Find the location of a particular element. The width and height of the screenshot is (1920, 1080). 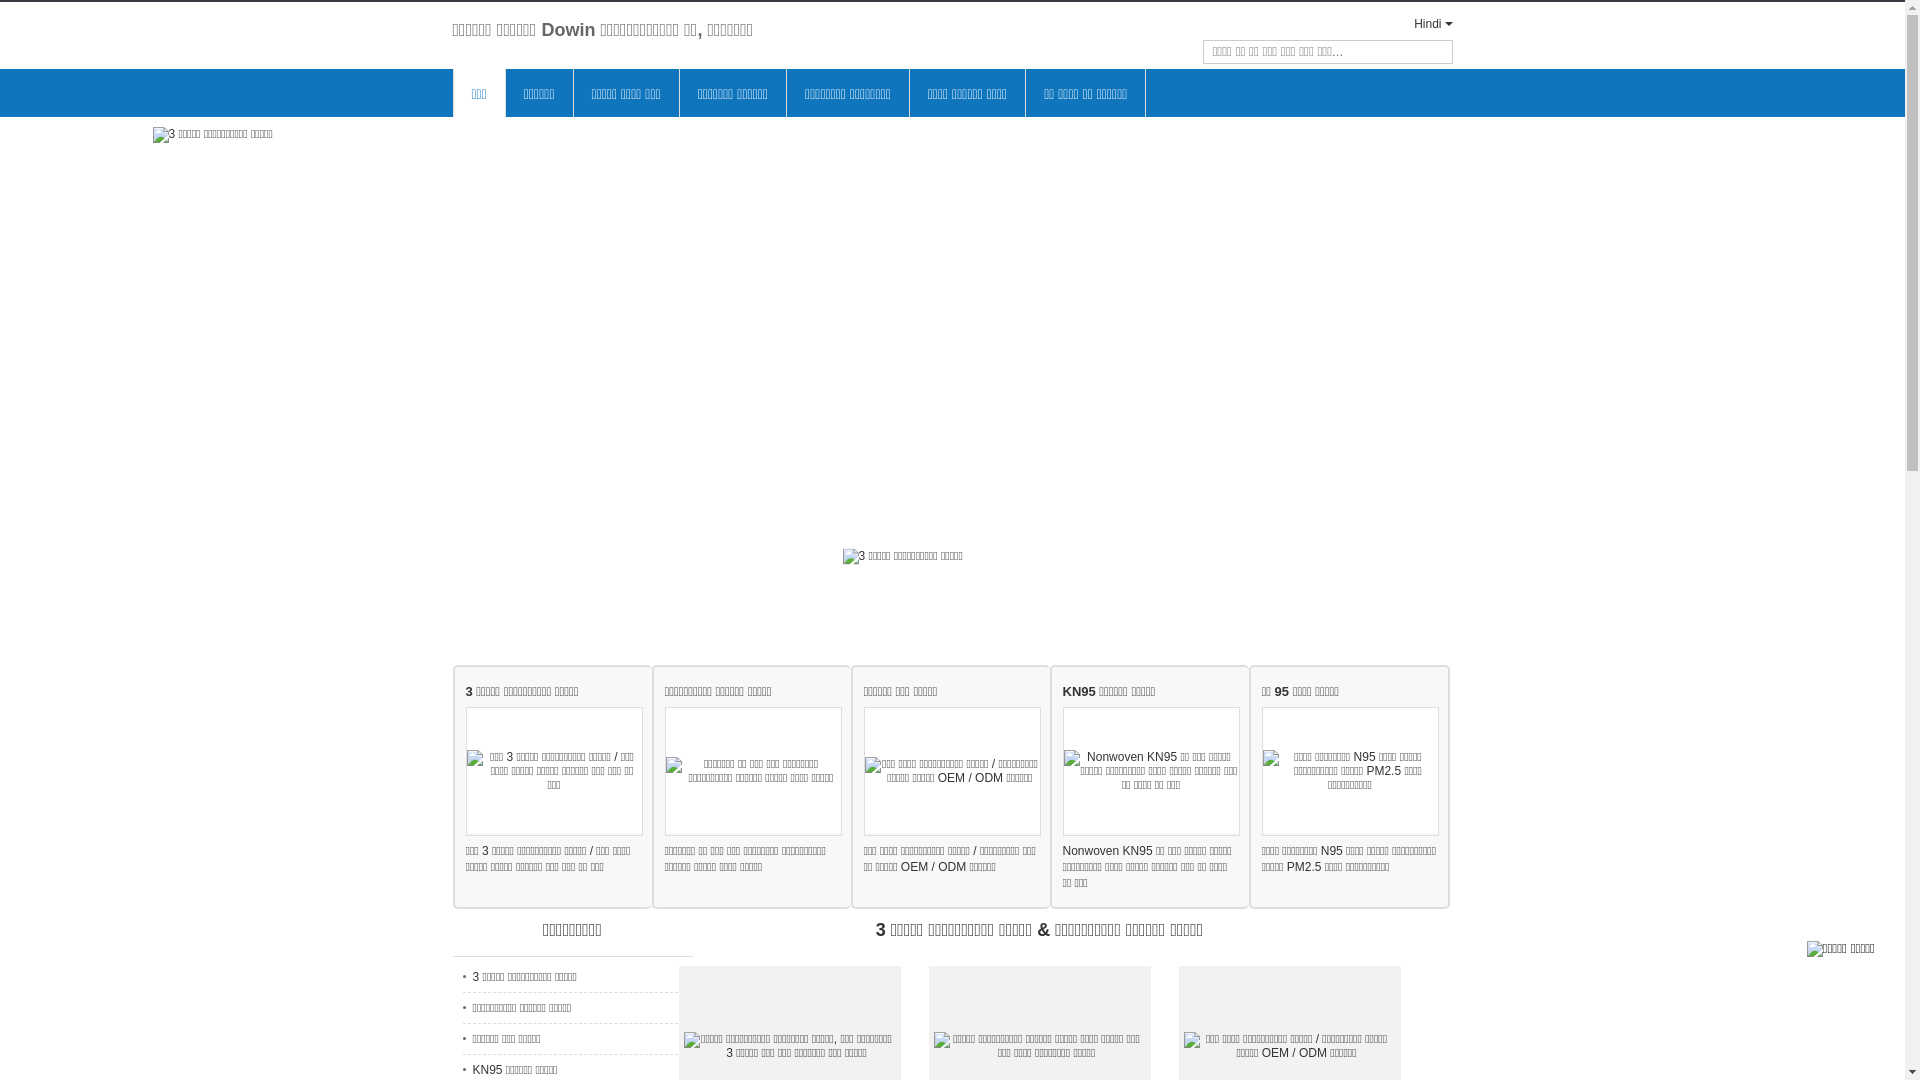

'Hindi' is located at coordinates (1415, 23).